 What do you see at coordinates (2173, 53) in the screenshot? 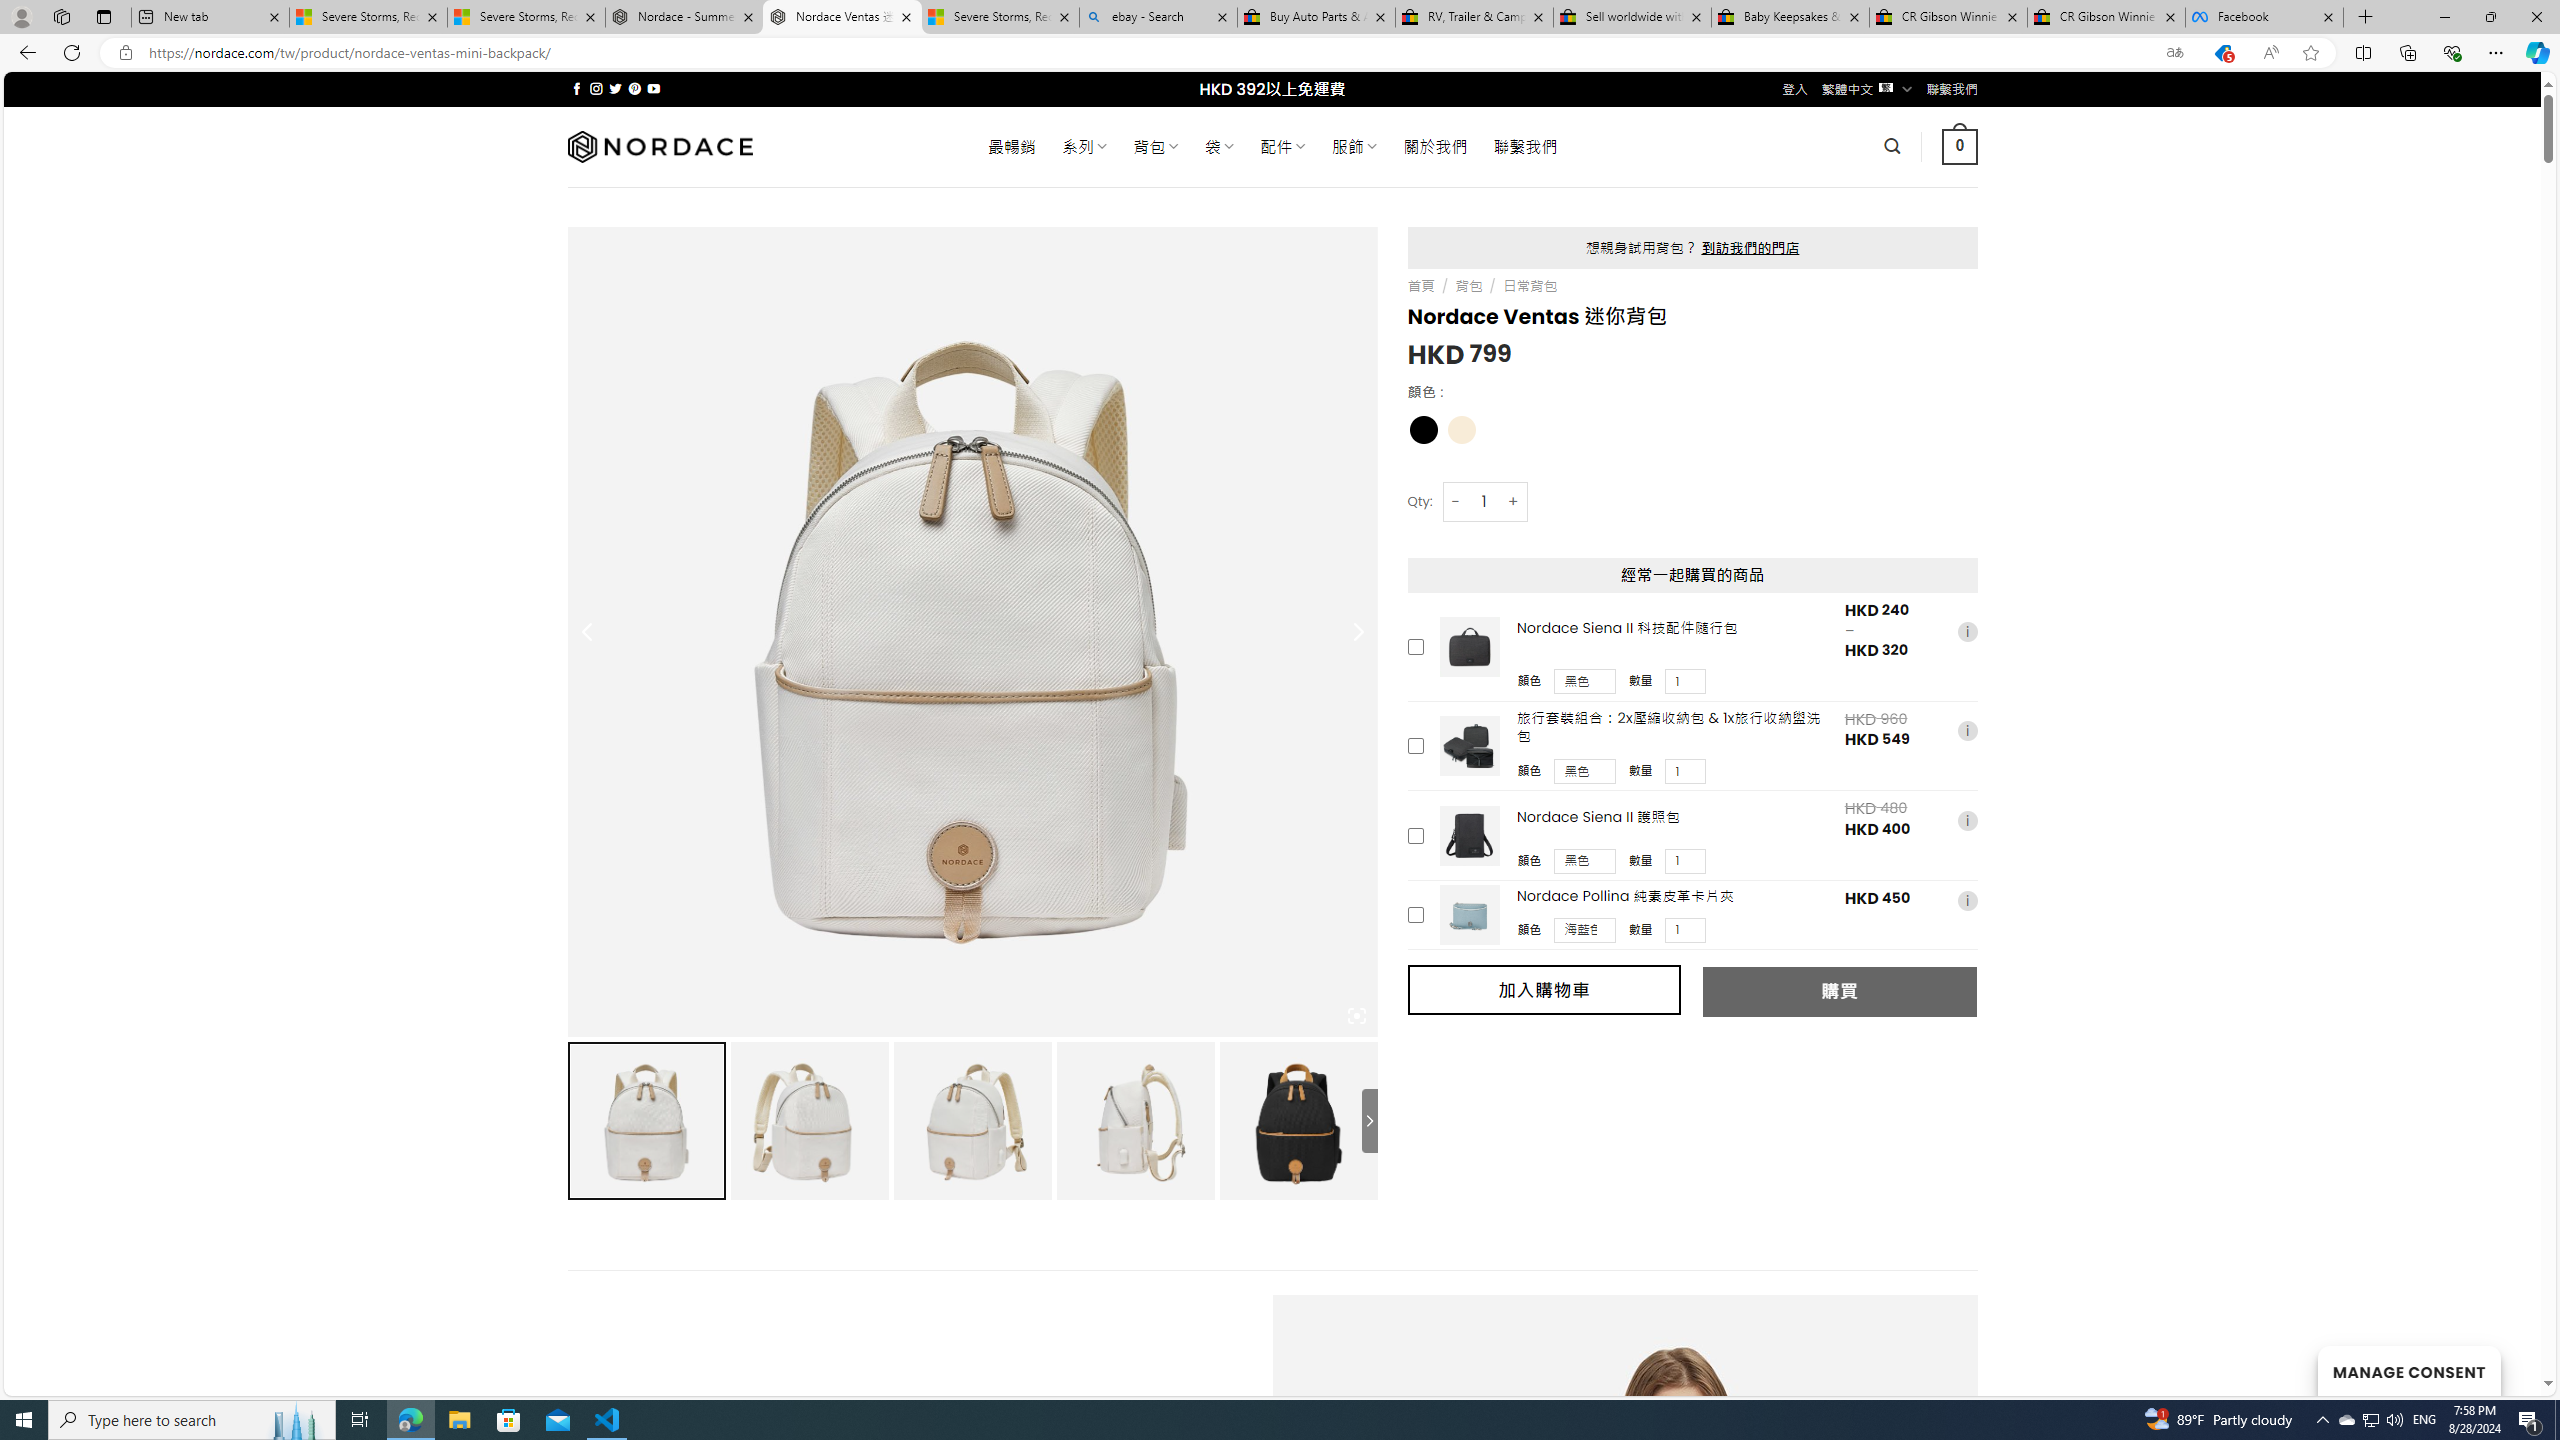
I see `'Show translate options'` at bounding box center [2173, 53].